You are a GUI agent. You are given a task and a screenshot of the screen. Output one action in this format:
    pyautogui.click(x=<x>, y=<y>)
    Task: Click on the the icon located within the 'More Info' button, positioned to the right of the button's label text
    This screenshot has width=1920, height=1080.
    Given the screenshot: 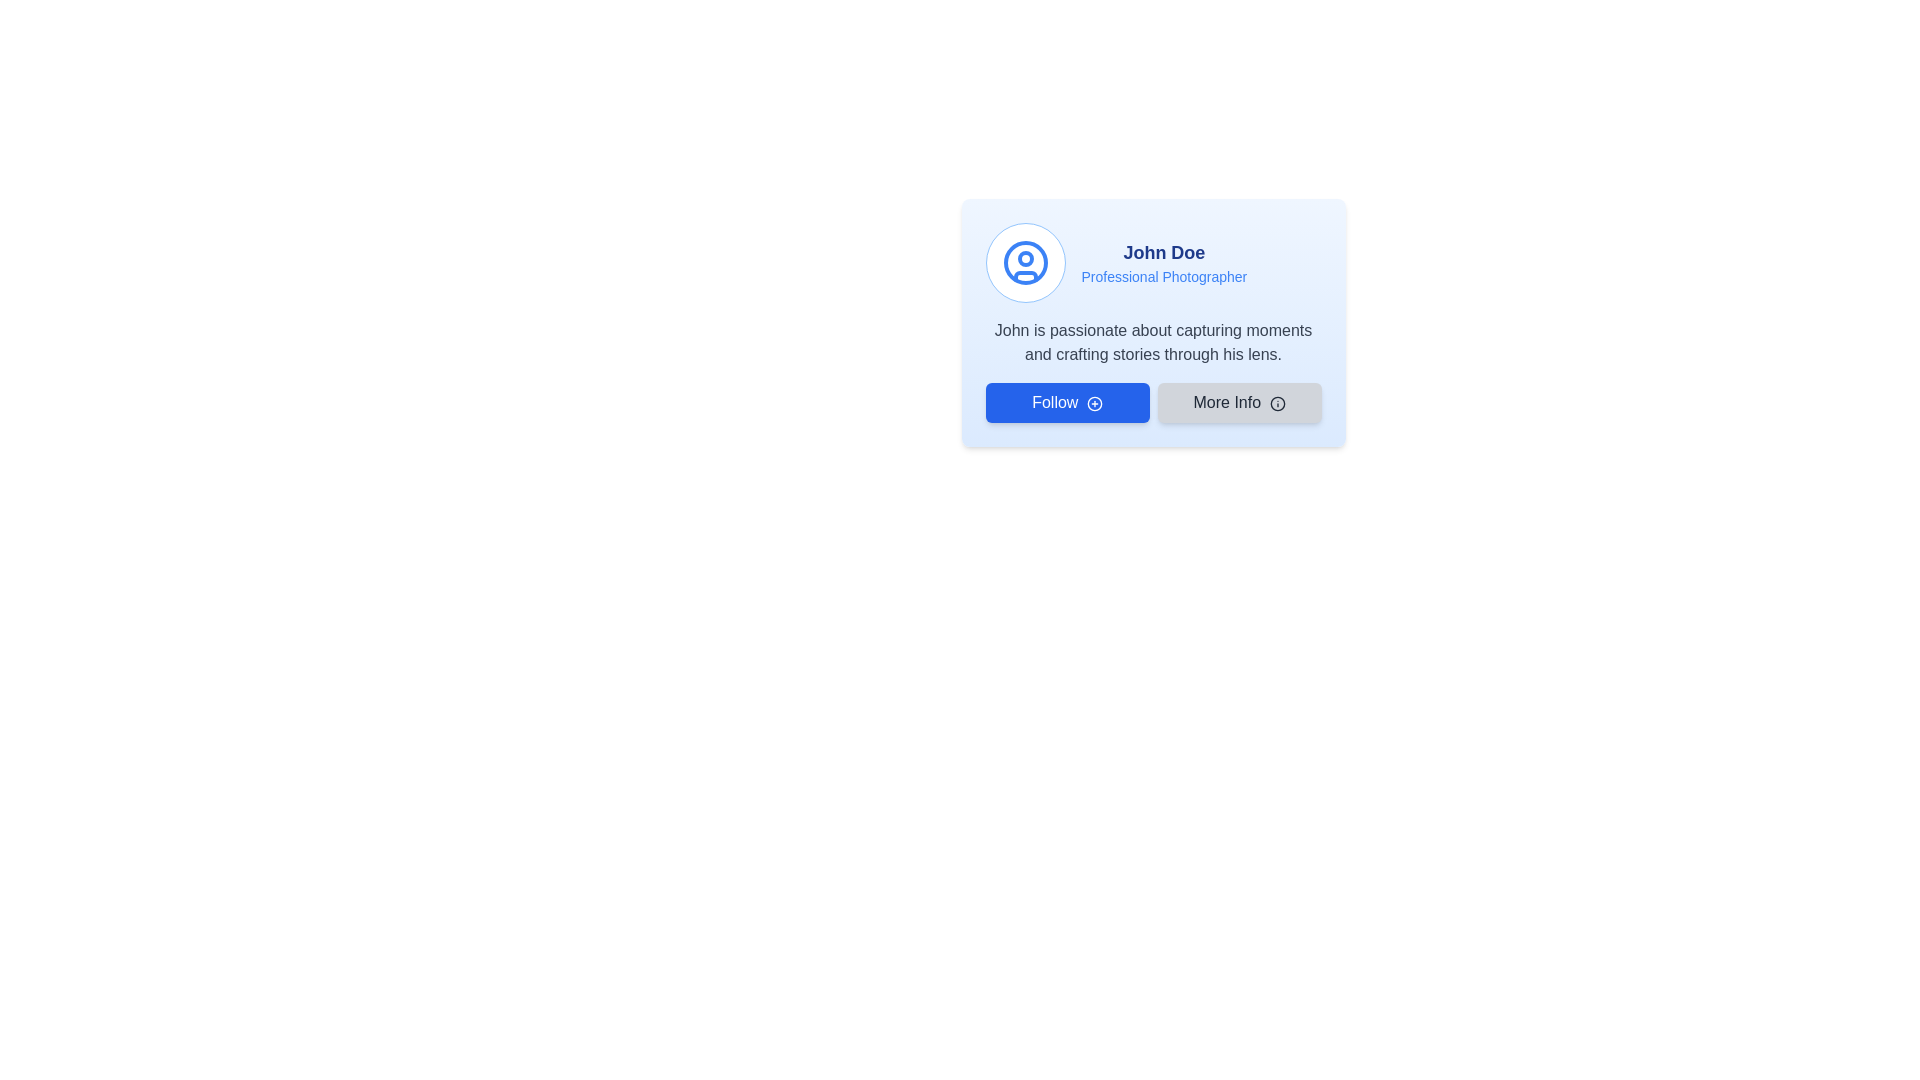 What is the action you would take?
    pyautogui.click(x=1276, y=403)
    